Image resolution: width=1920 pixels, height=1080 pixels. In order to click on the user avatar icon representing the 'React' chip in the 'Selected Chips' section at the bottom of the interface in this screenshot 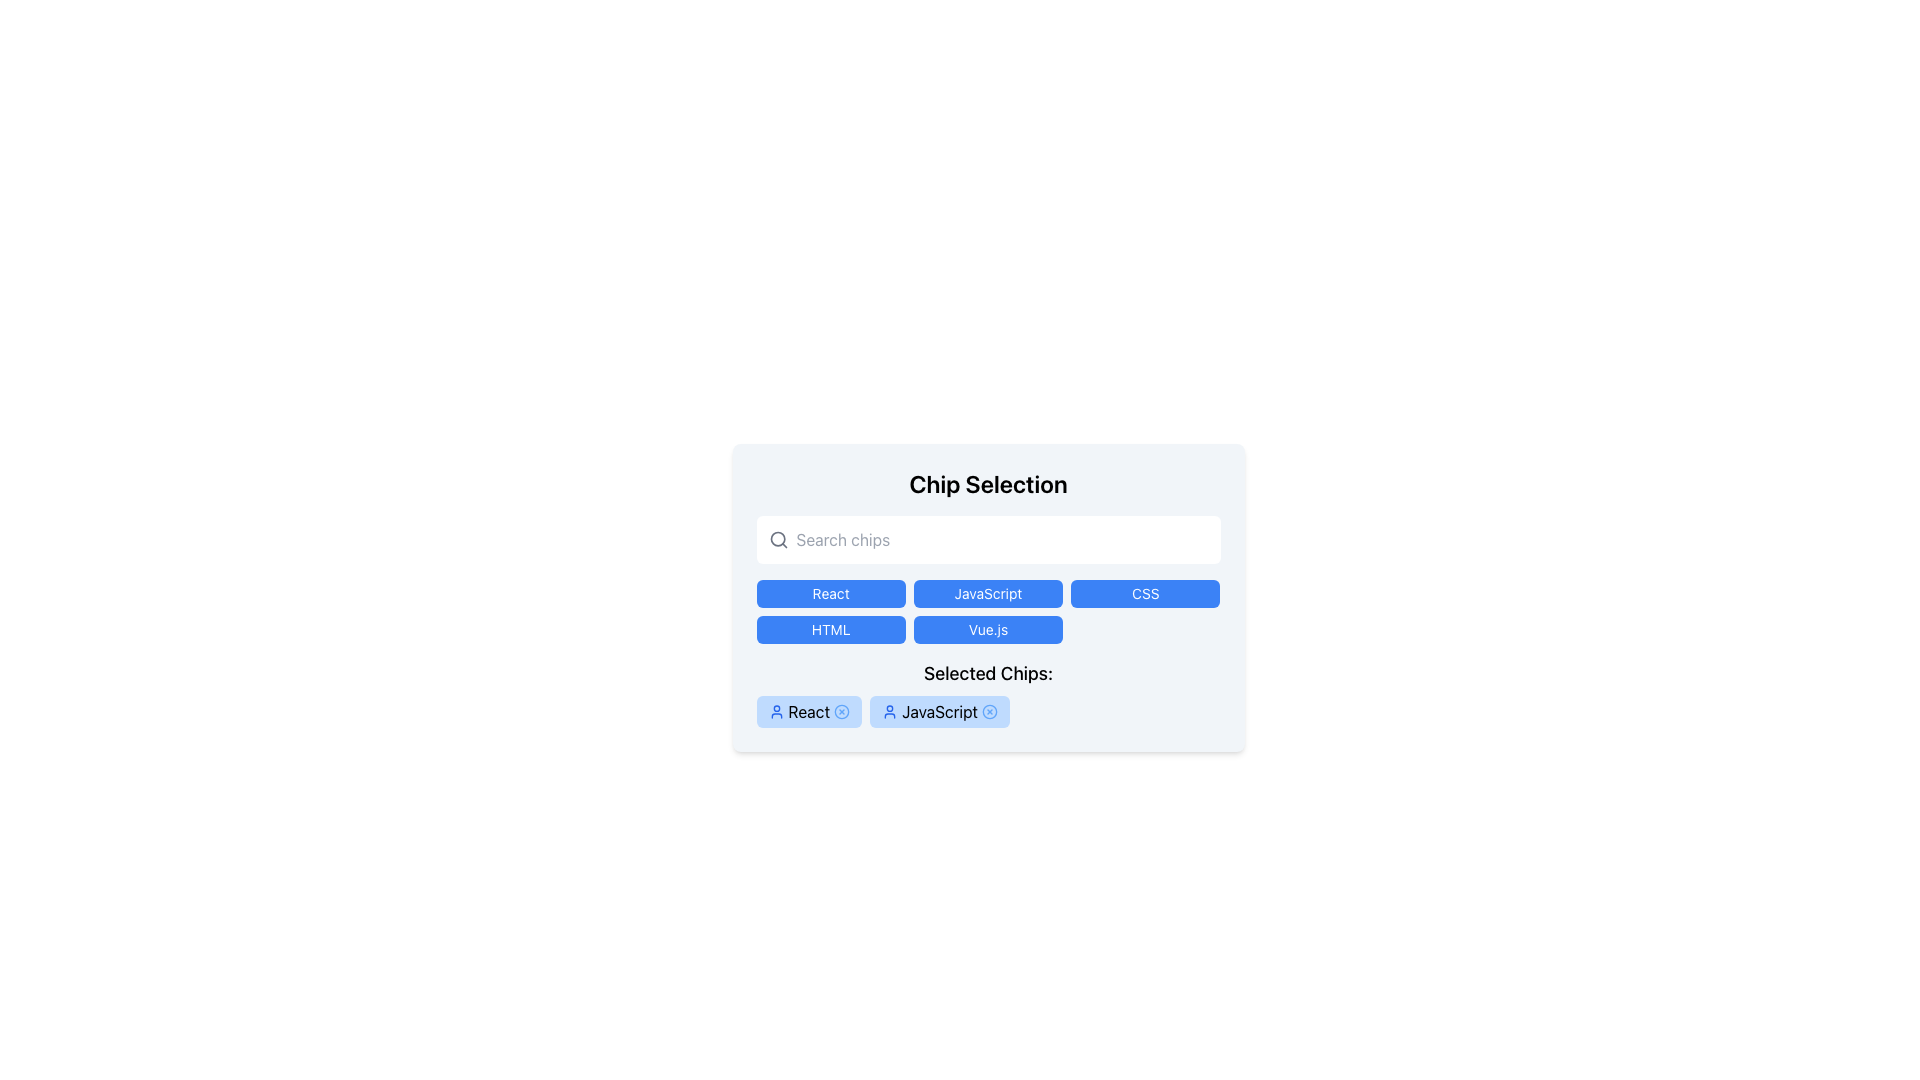, I will do `click(775, 711)`.